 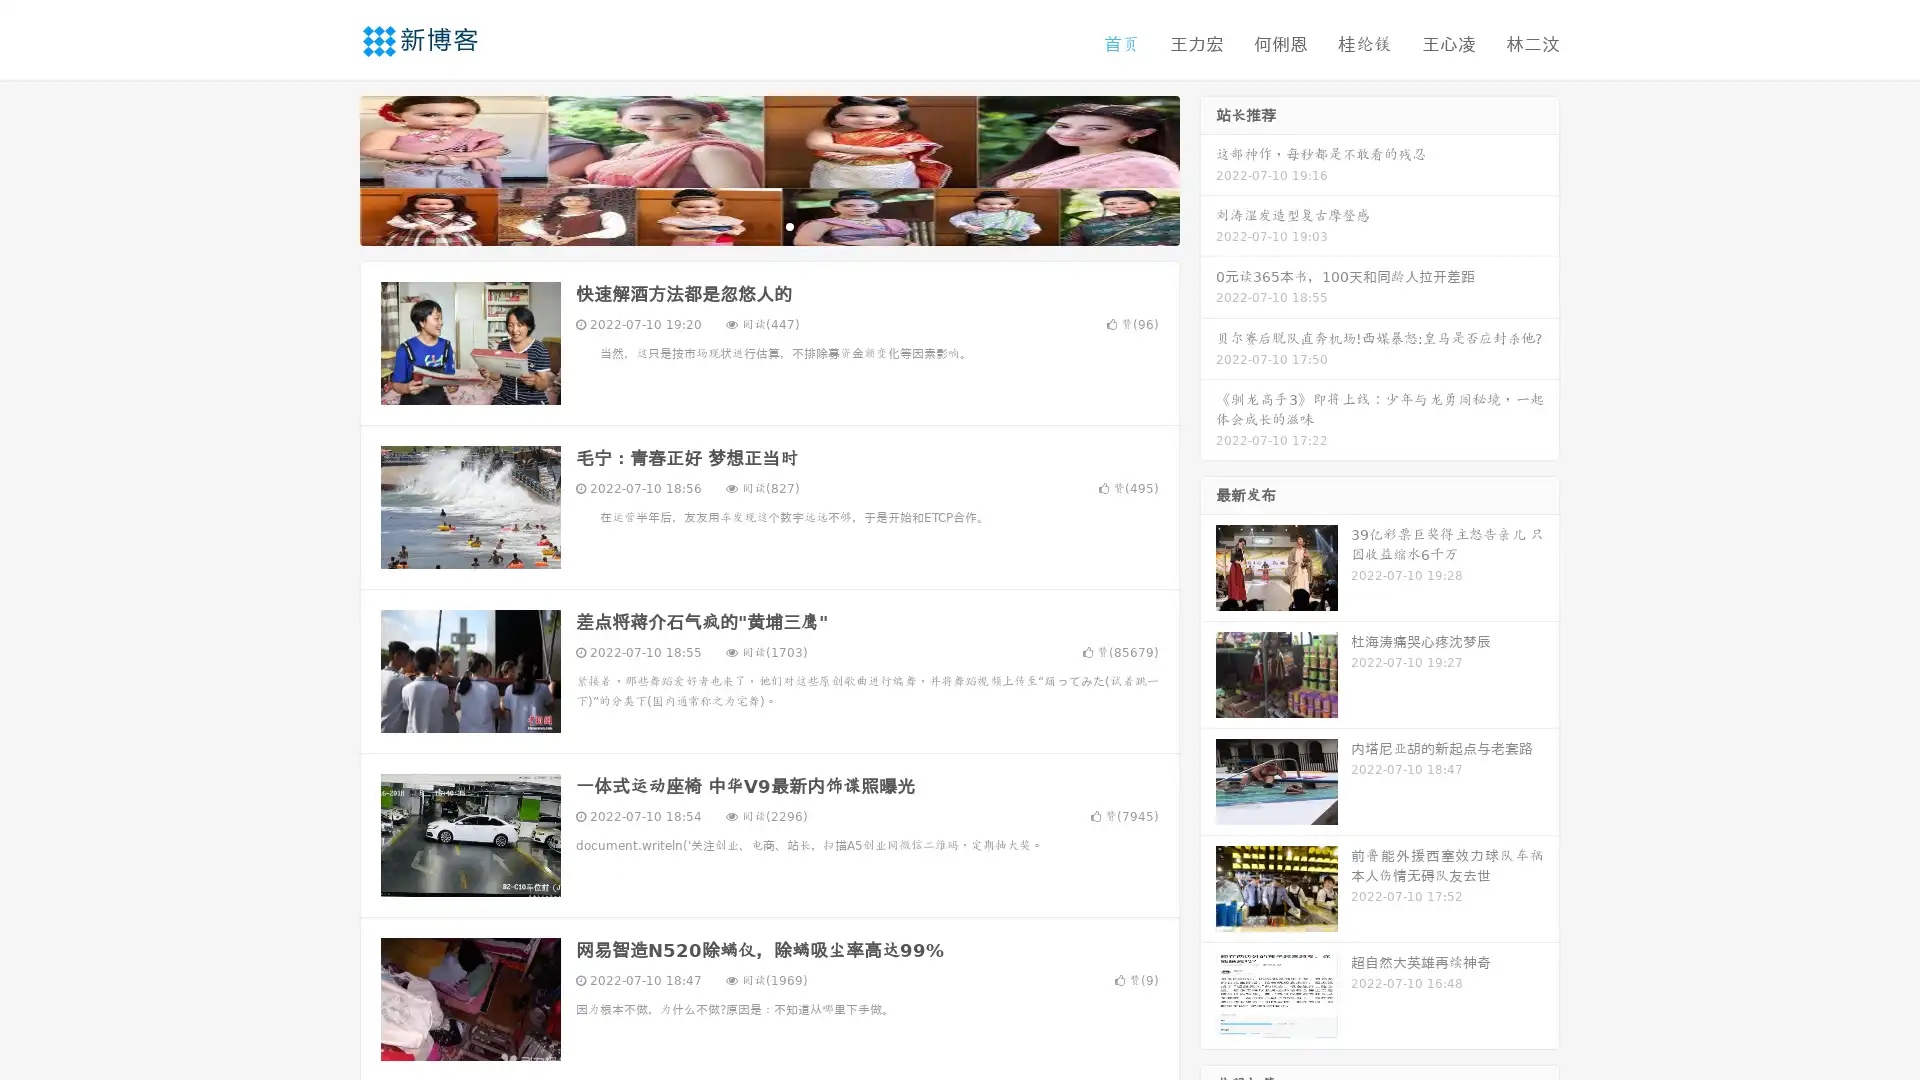 What do you see at coordinates (748, 225) in the screenshot?
I see `Go to slide 1` at bounding box center [748, 225].